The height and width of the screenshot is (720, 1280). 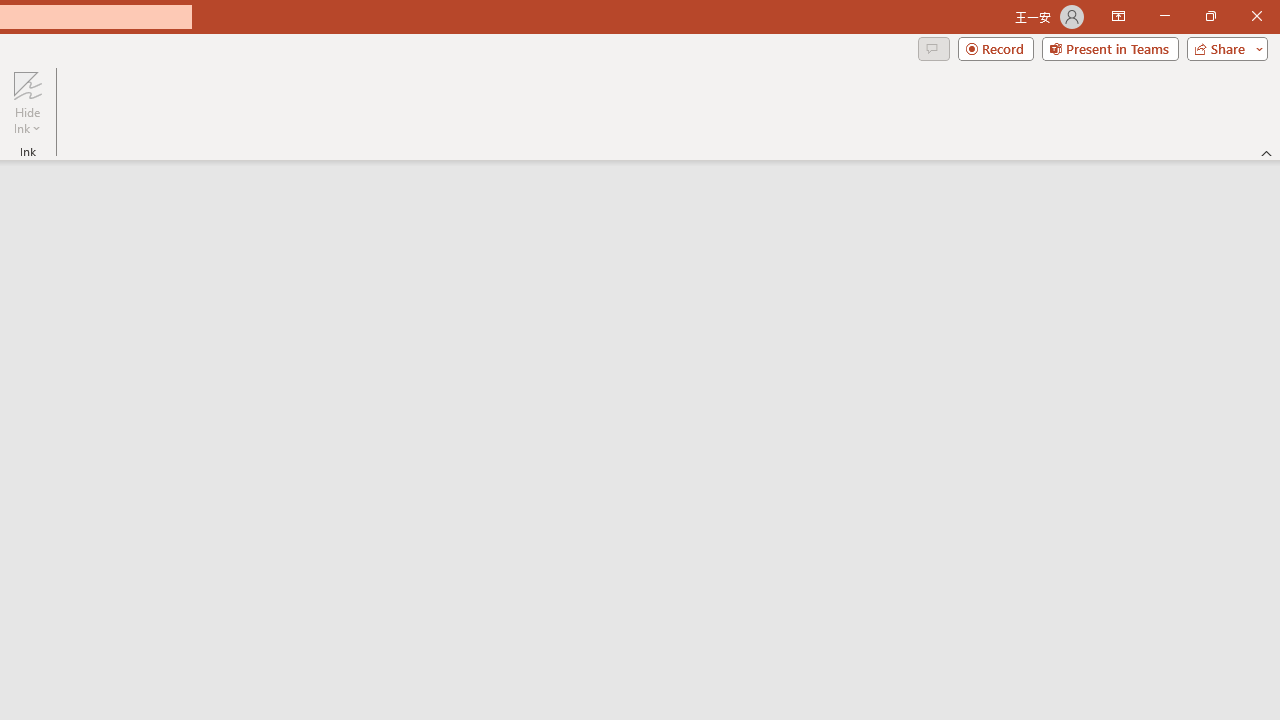 What do you see at coordinates (1222, 47) in the screenshot?
I see `'Share'` at bounding box center [1222, 47].